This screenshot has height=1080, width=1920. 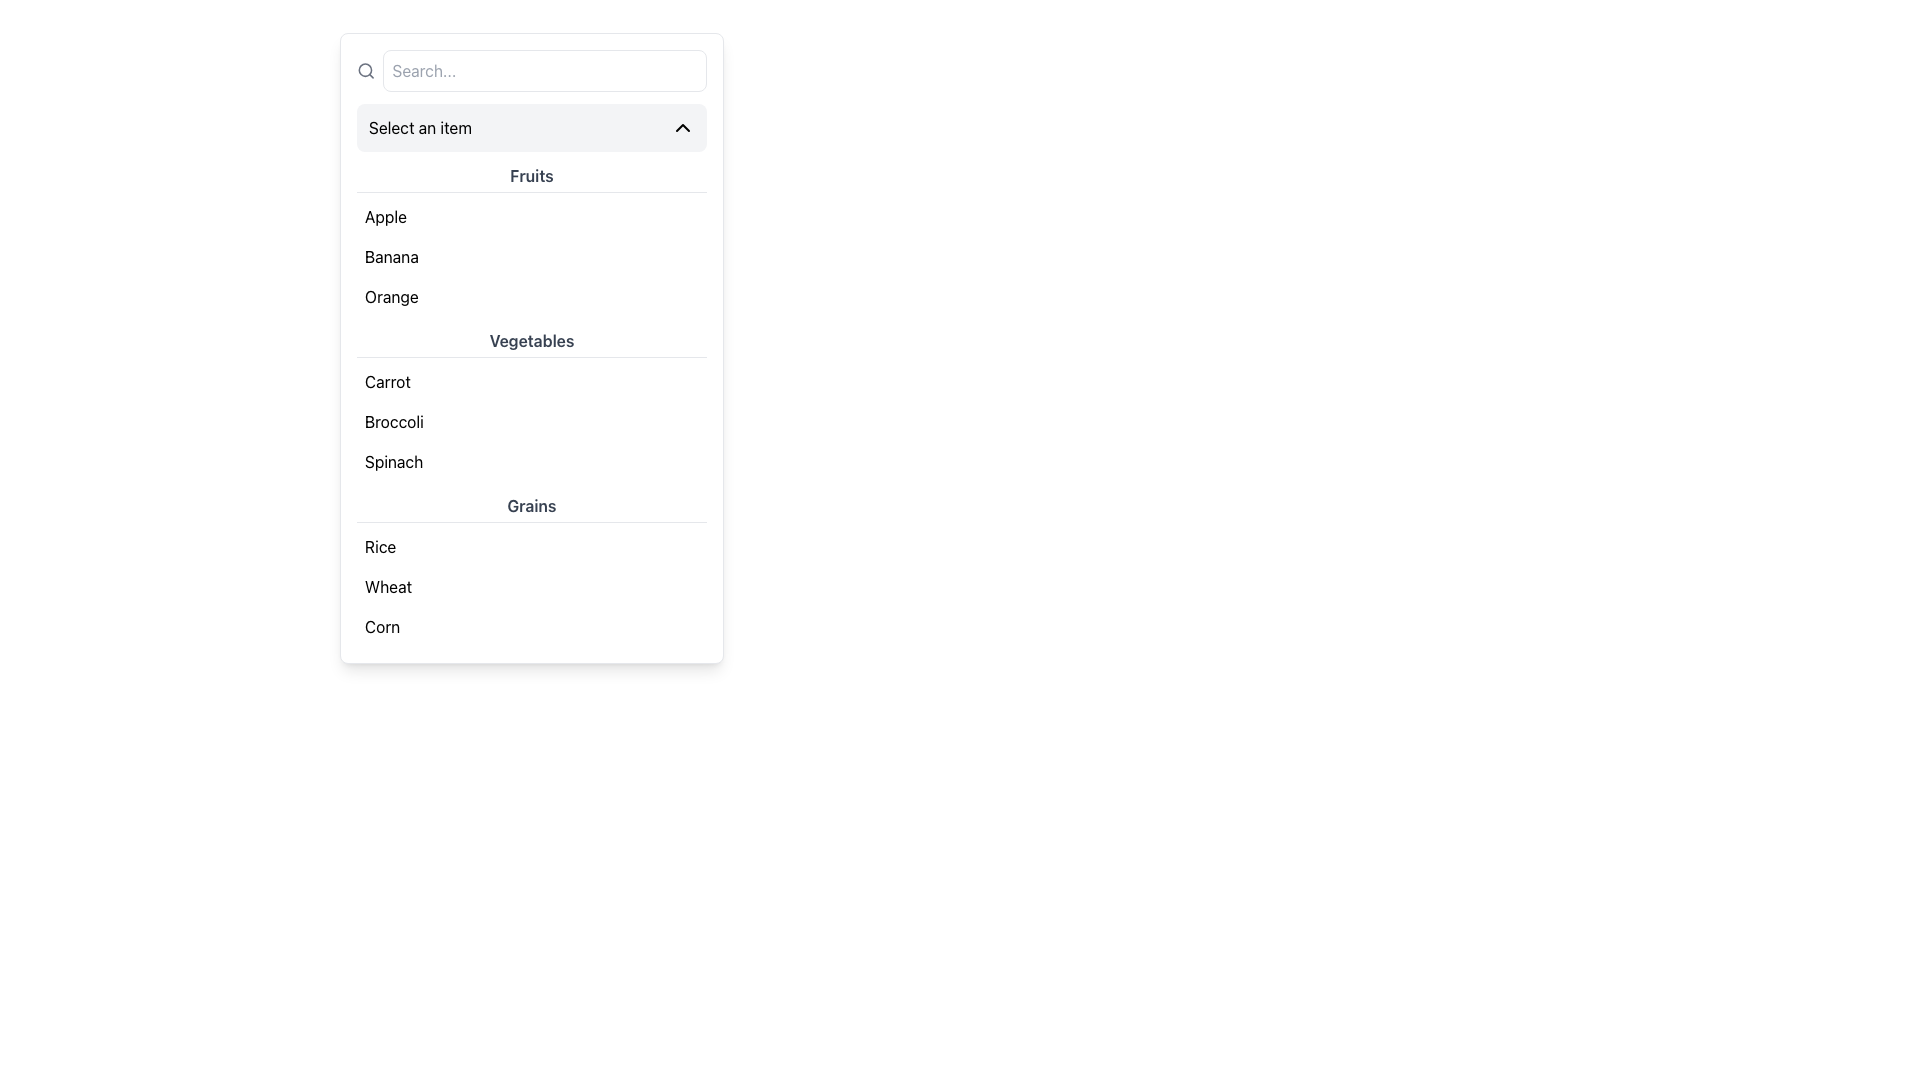 What do you see at coordinates (532, 405) in the screenshot?
I see `the vertically arranged list of items categorized under 'Vegetables', which includes entries like 'Apple', 'Banana', 'Orange' and others` at bounding box center [532, 405].